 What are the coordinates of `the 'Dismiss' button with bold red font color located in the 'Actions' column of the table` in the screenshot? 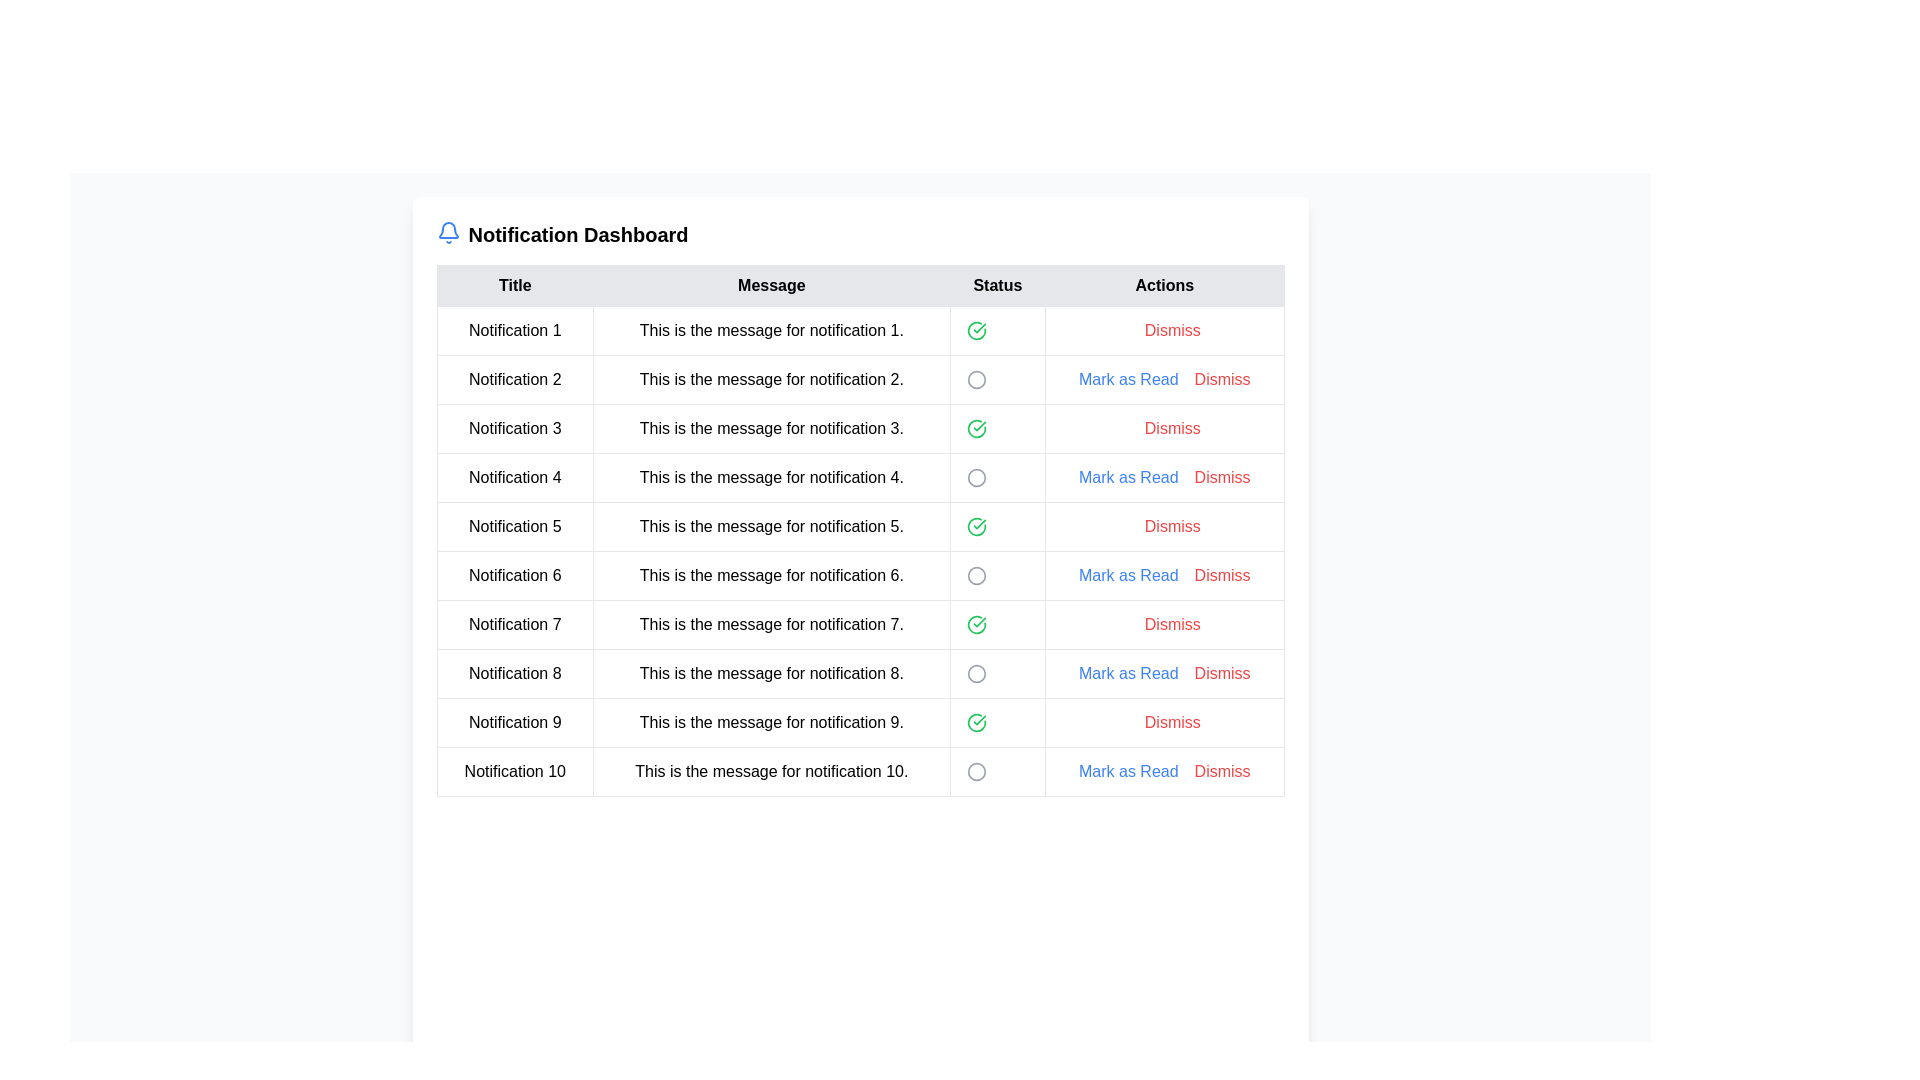 It's located at (1172, 722).